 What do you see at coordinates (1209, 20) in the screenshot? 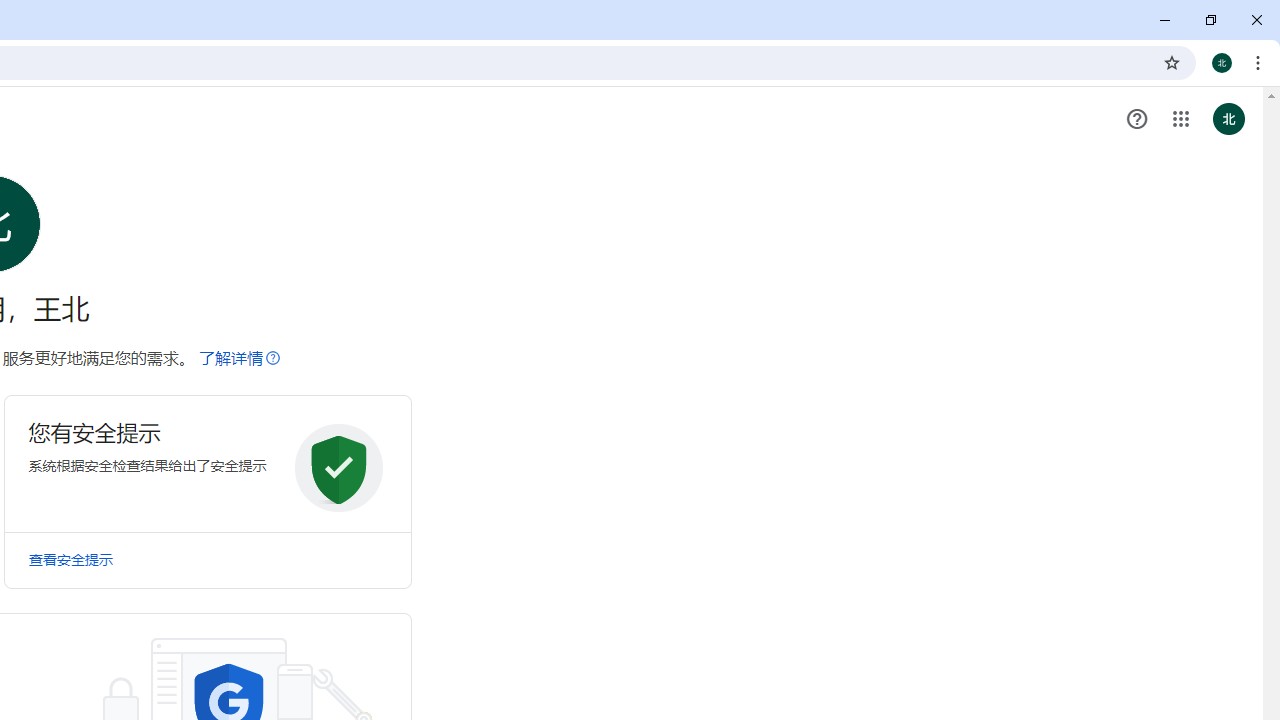
I see `'Restore'` at bounding box center [1209, 20].